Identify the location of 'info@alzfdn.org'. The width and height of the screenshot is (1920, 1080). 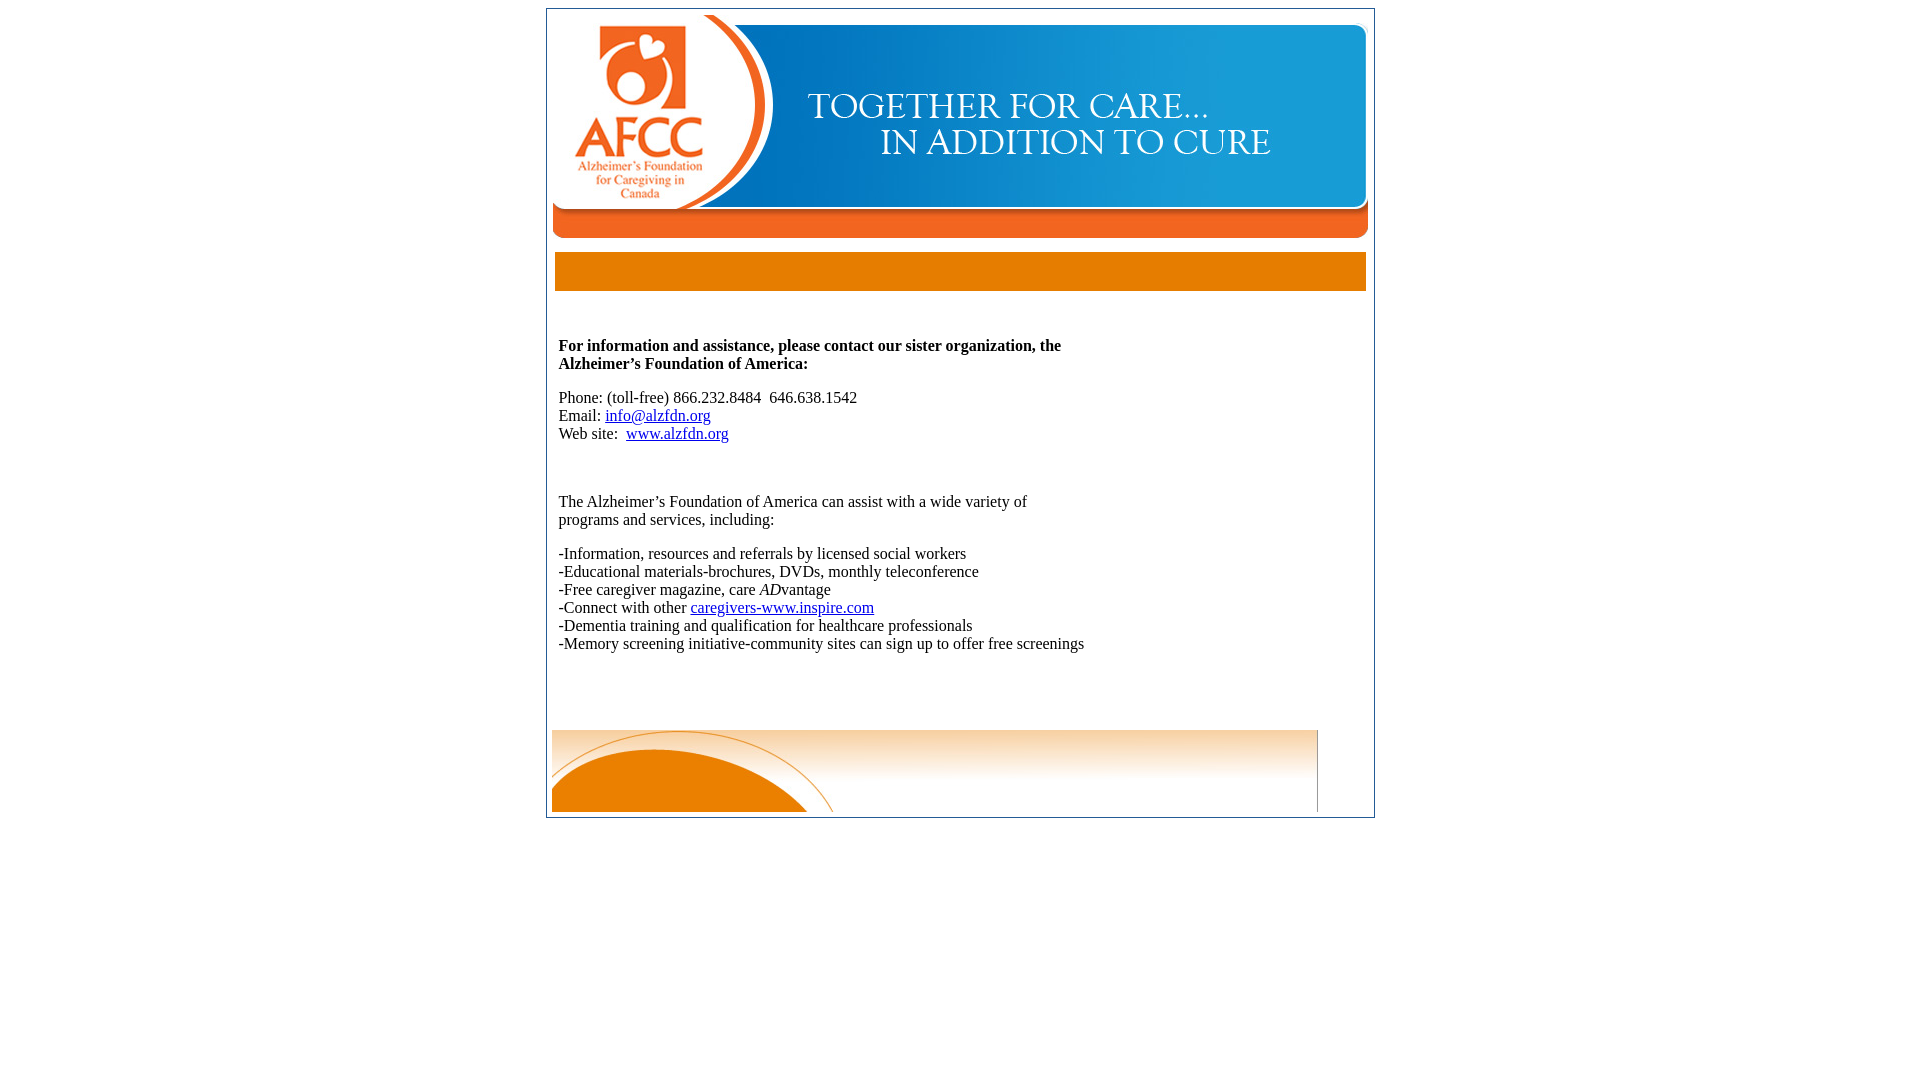
(657, 414).